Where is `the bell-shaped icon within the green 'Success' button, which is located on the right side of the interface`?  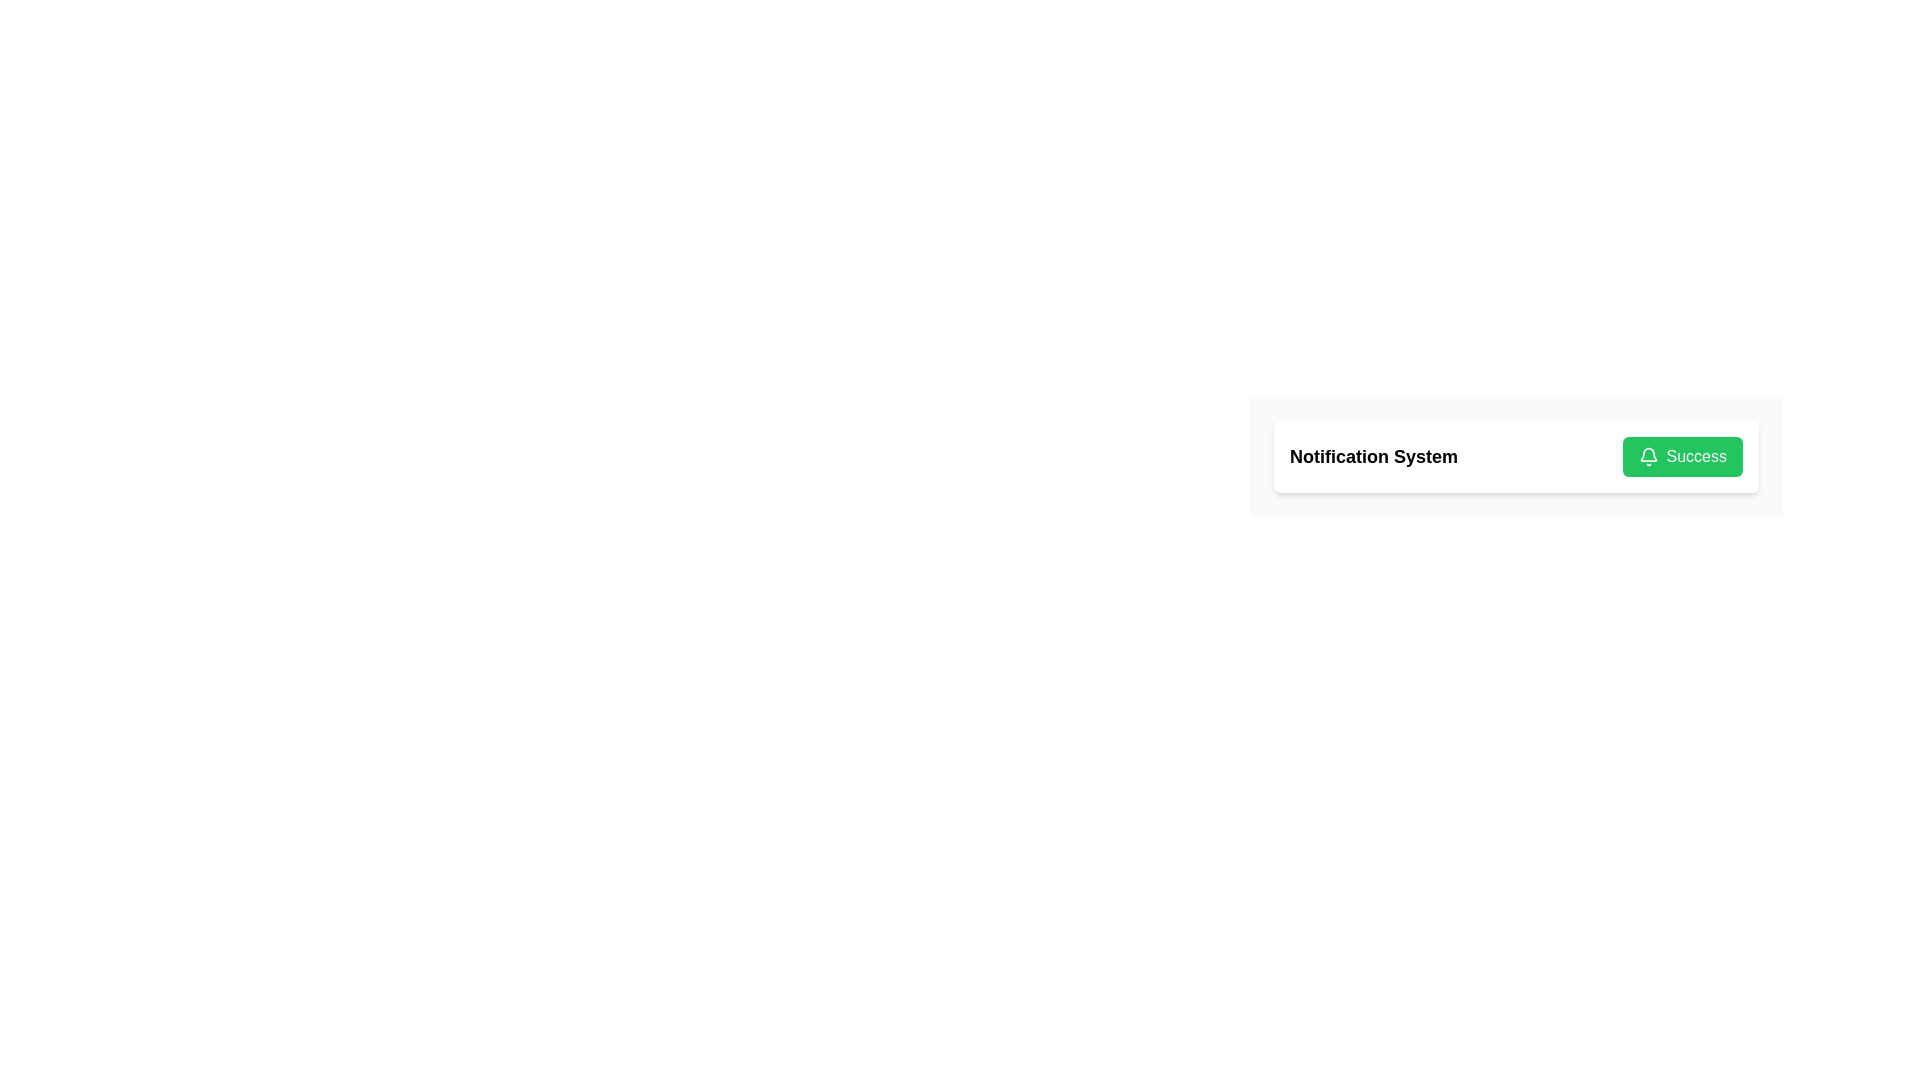
the bell-shaped icon within the green 'Success' button, which is located on the right side of the interface is located at coordinates (1648, 456).